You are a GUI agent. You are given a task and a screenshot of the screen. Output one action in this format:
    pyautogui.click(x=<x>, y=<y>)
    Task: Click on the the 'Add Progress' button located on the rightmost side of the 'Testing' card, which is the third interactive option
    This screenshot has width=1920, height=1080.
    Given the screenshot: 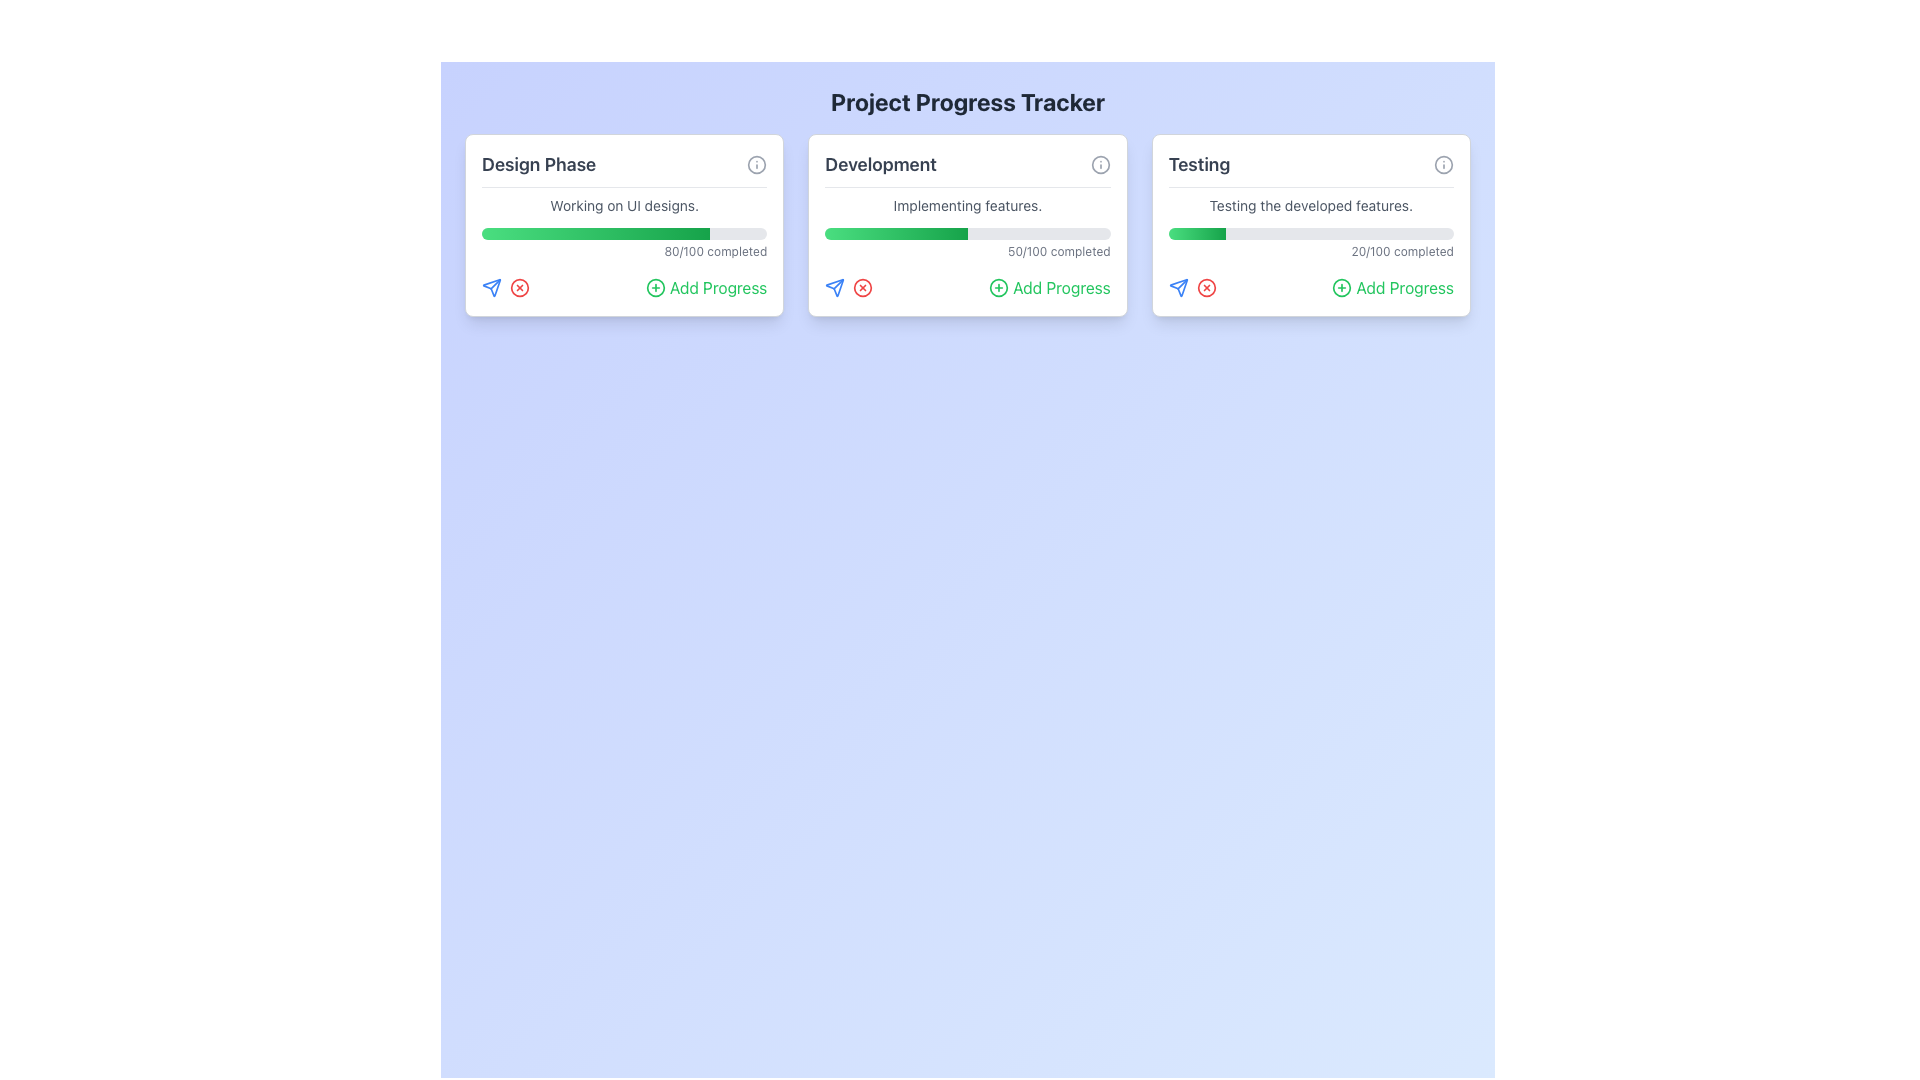 What is the action you would take?
    pyautogui.click(x=1391, y=288)
    